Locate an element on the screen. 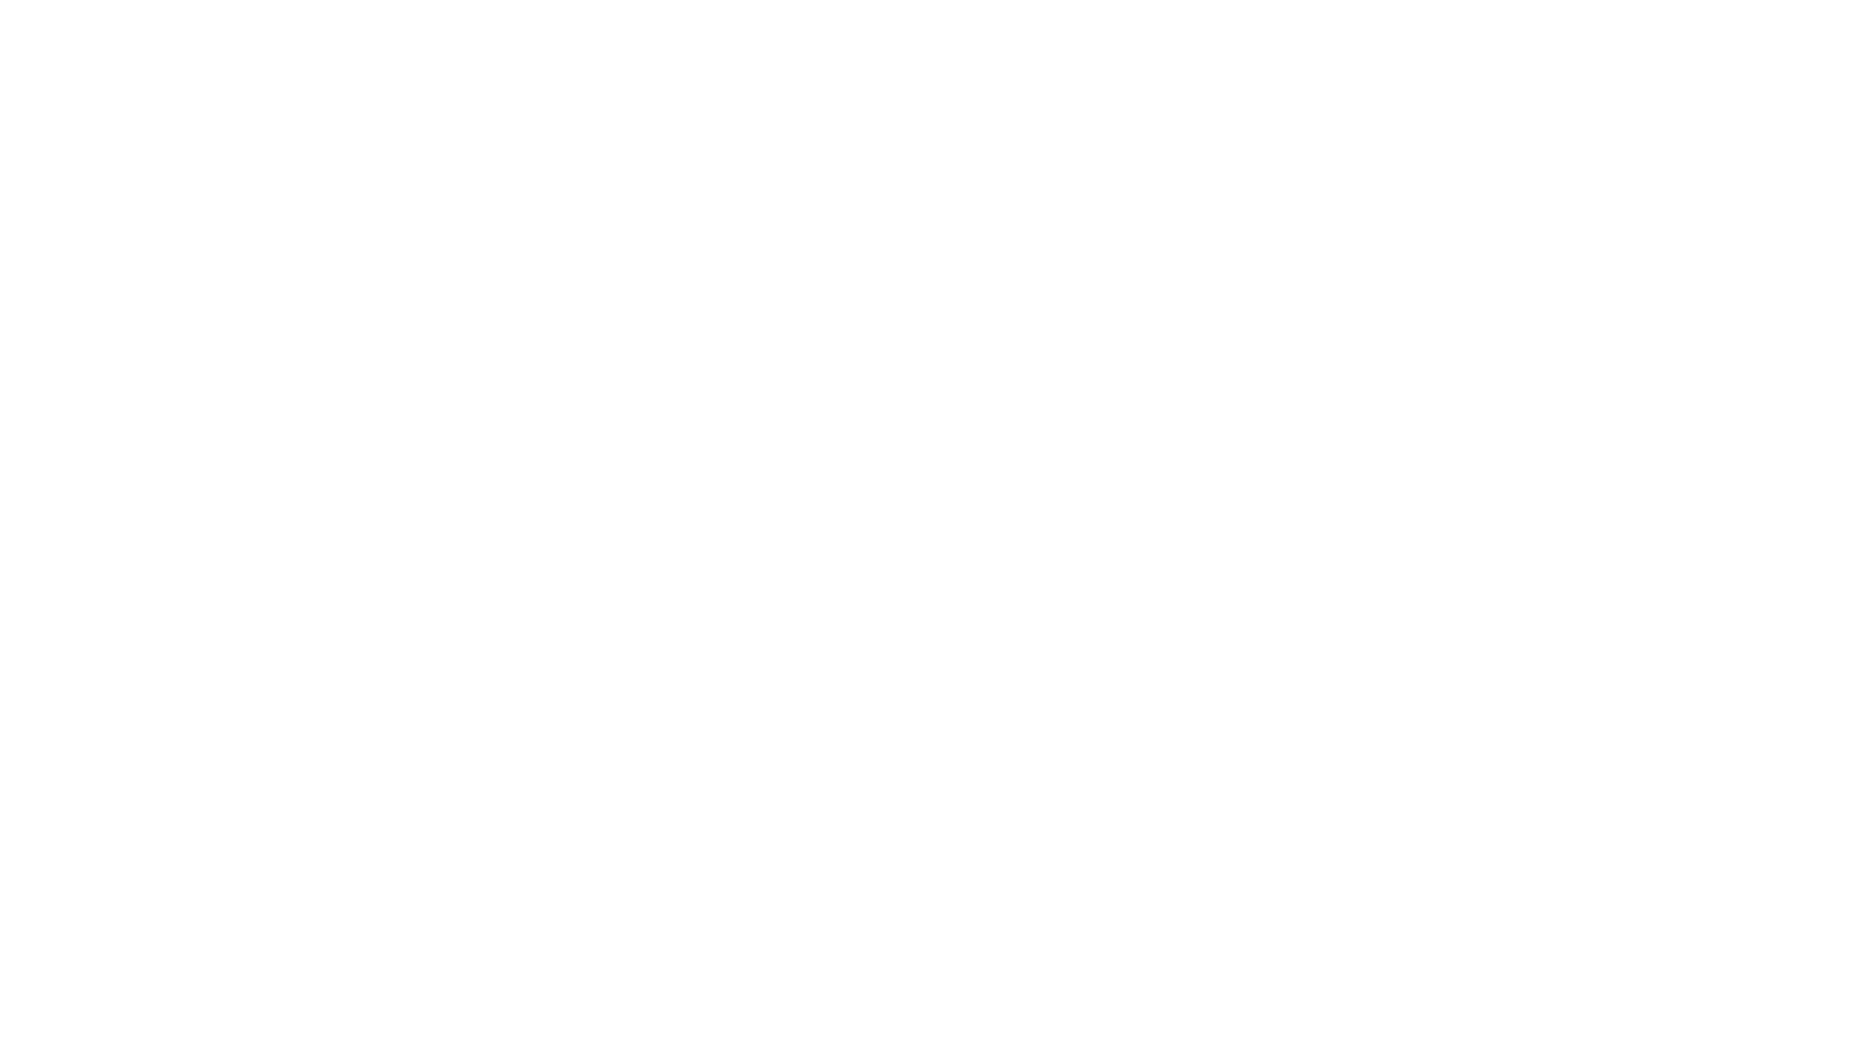 The width and height of the screenshot is (1850, 1055). 'sofia' is located at coordinates (823, 195).